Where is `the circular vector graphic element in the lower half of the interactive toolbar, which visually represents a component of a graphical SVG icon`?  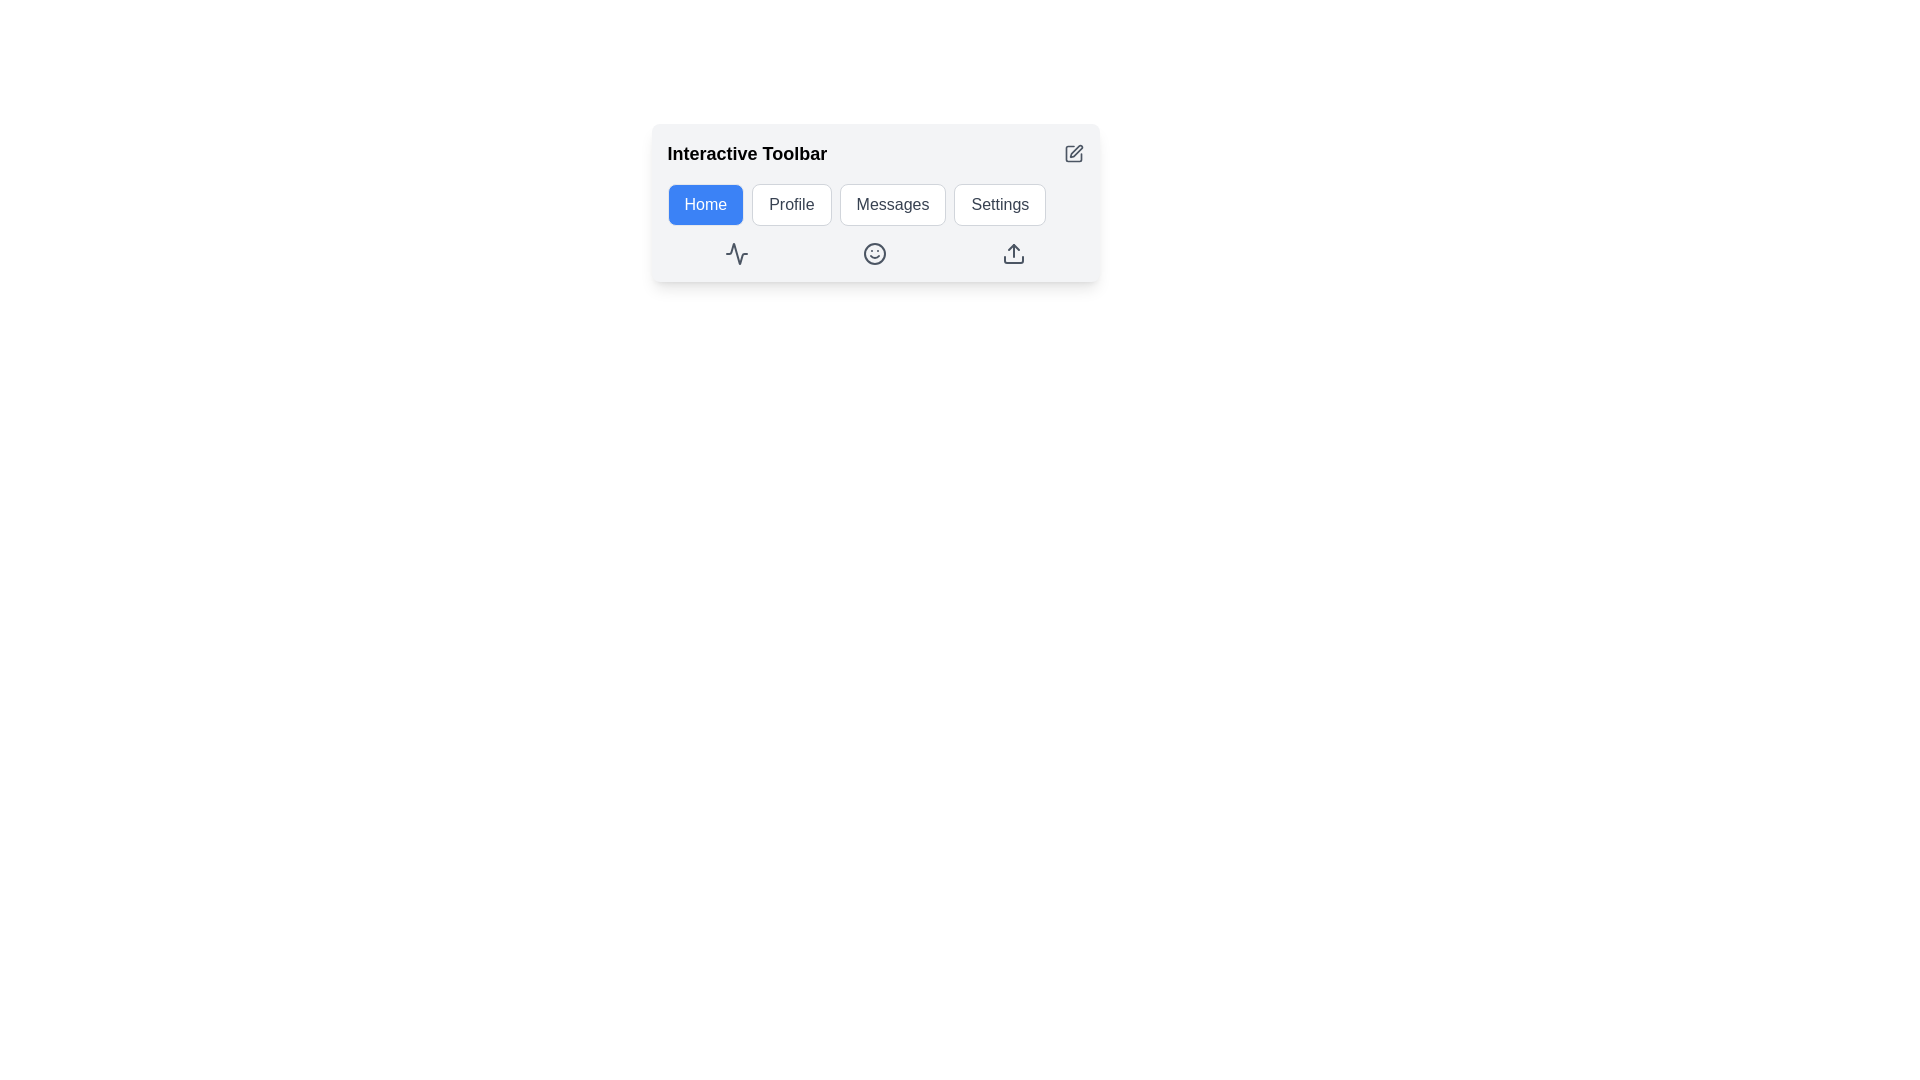 the circular vector graphic element in the lower half of the interactive toolbar, which visually represents a component of a graphical SVG icon is located at coordinates (875, 253).